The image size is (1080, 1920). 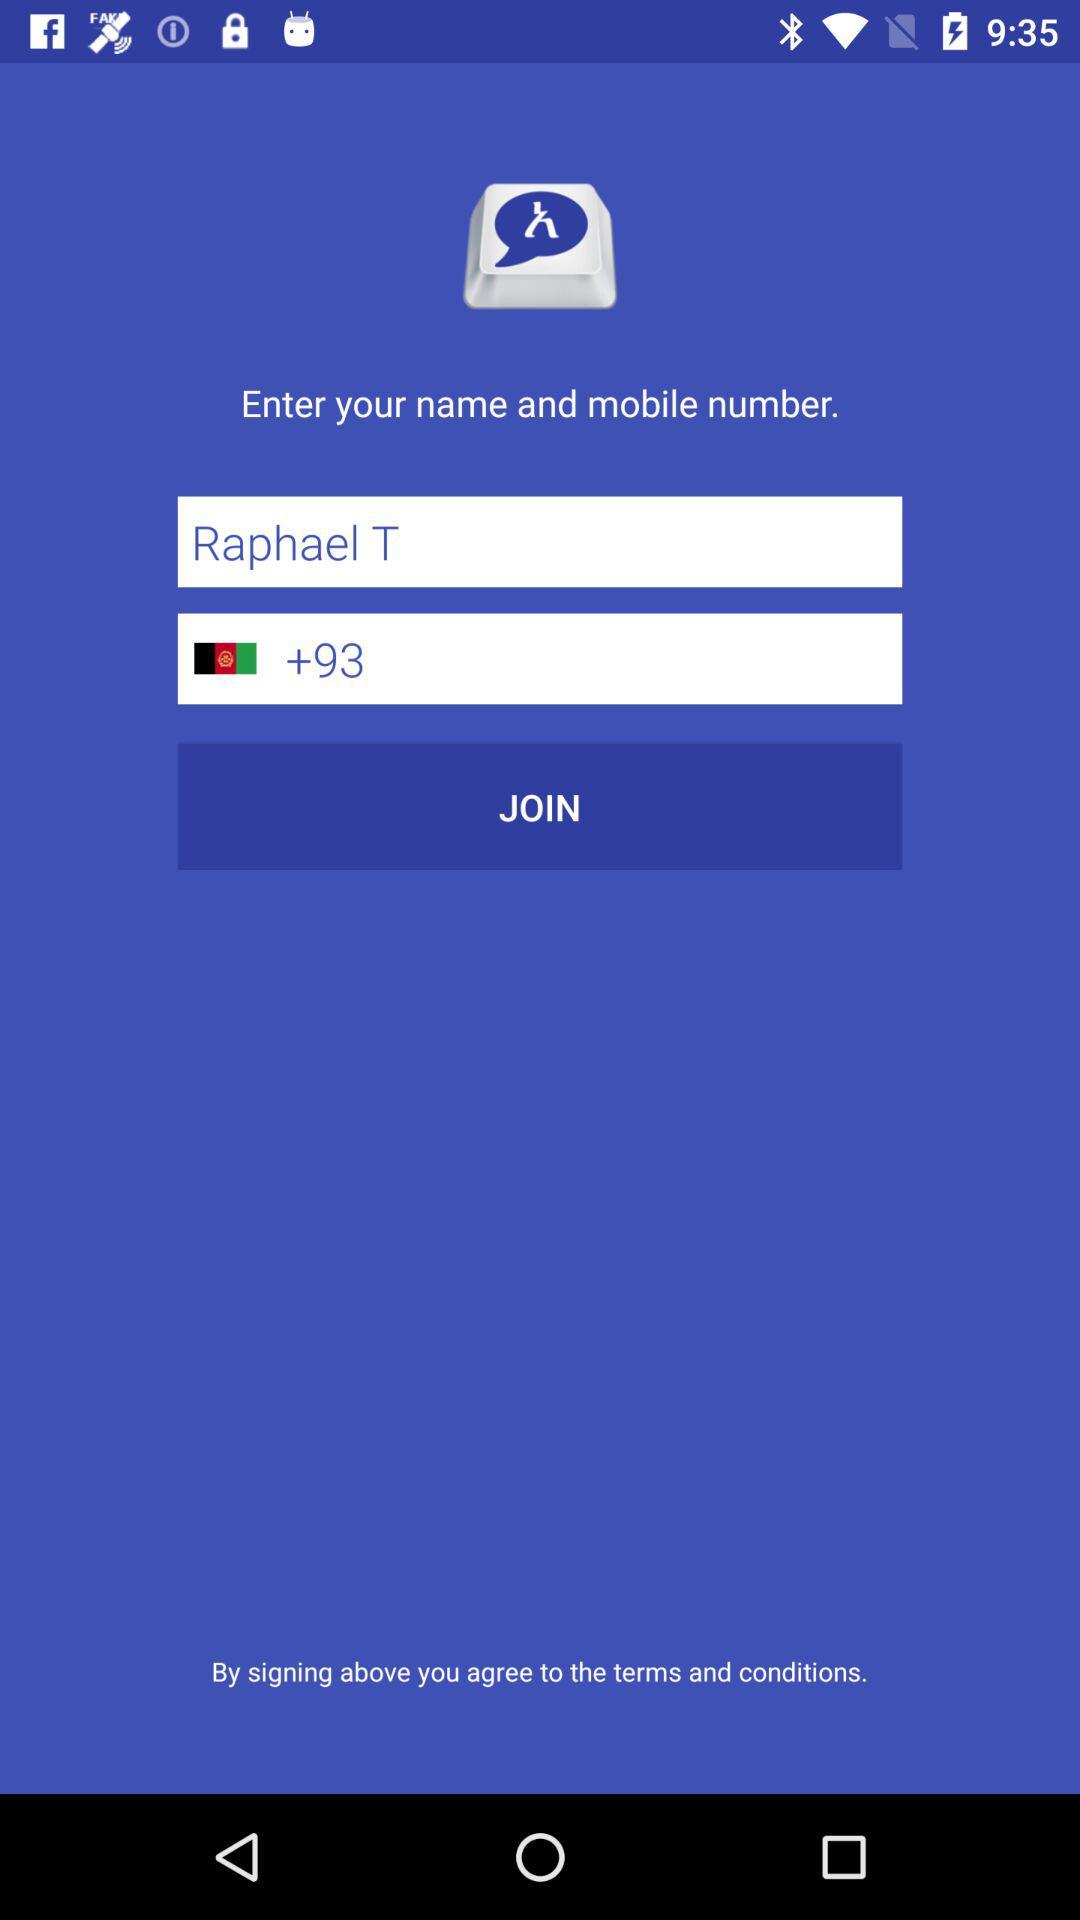 What do you see at coordinates (540, 541) in the screenshot?
I see `item above +93` at bounding box center [540, 541].